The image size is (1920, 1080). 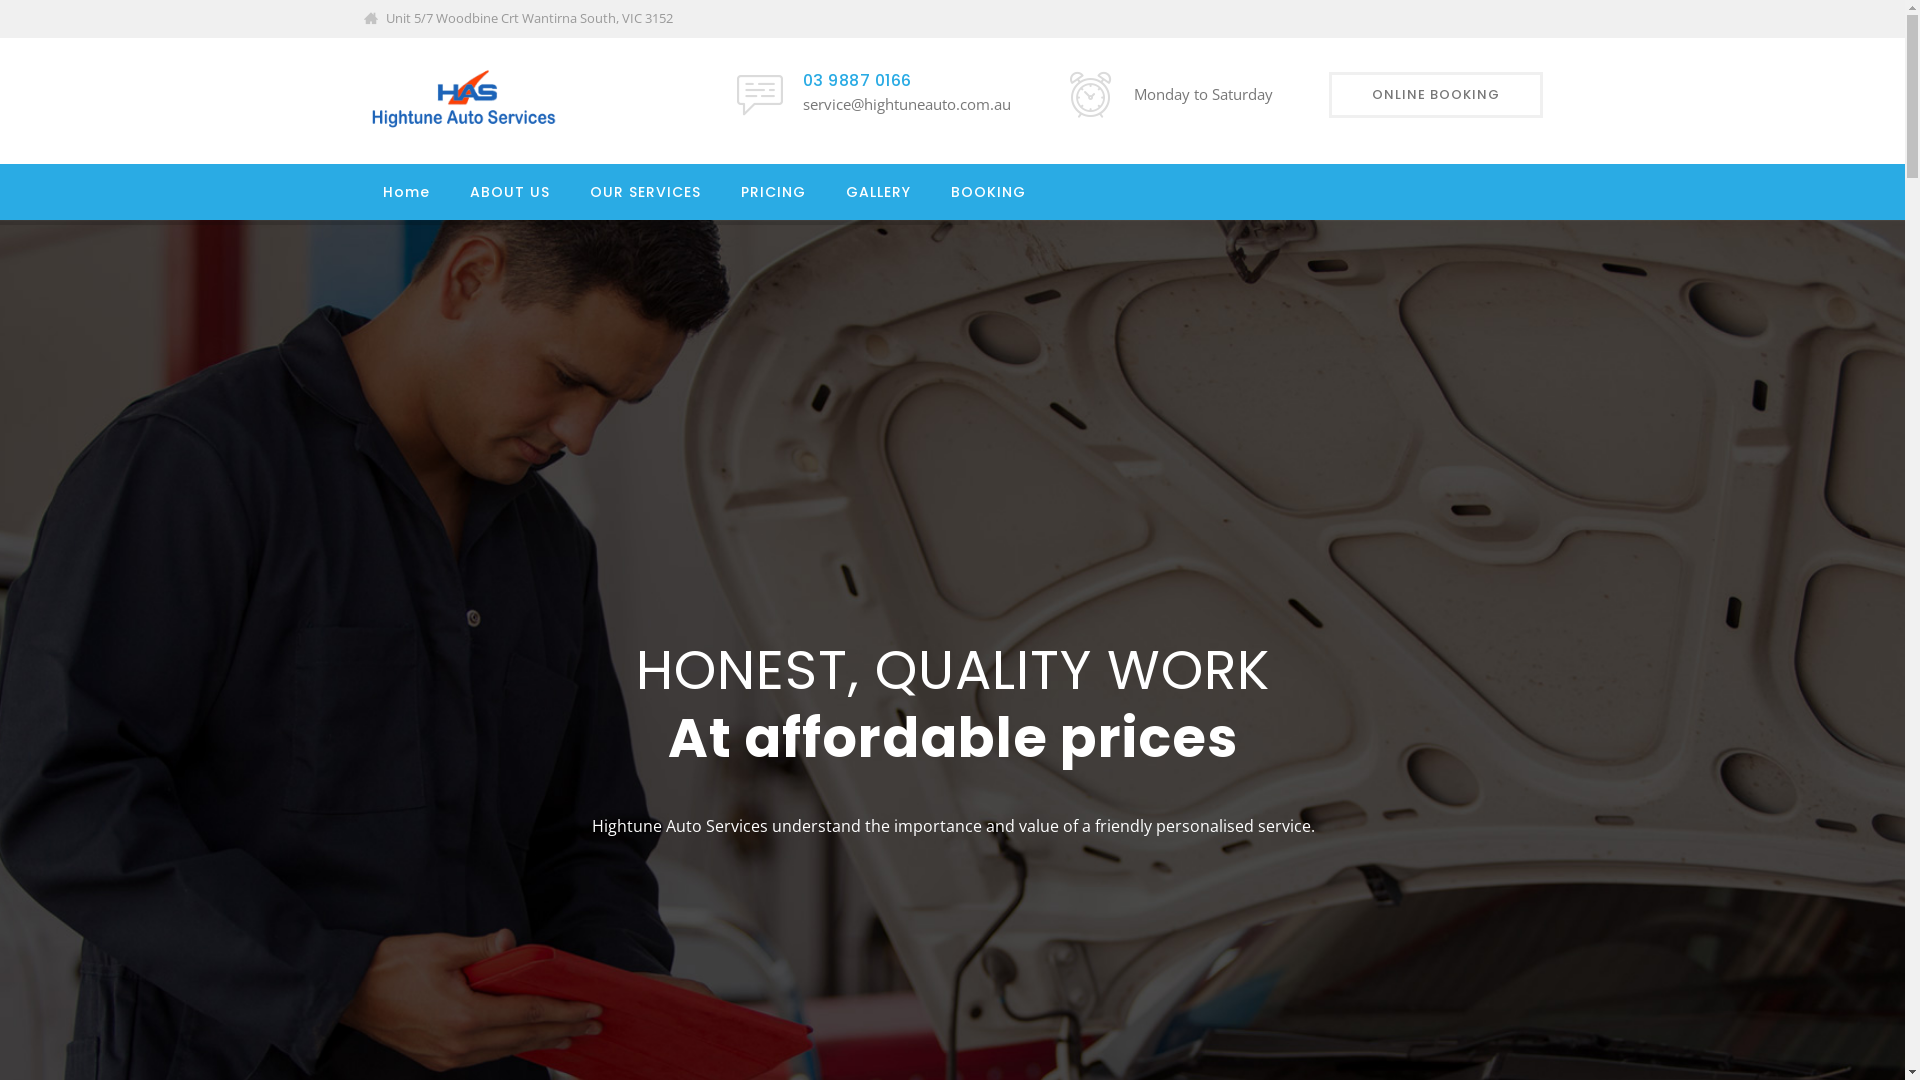 I want to click on 'Hightune Auto Services', so click(x=361, y=100).